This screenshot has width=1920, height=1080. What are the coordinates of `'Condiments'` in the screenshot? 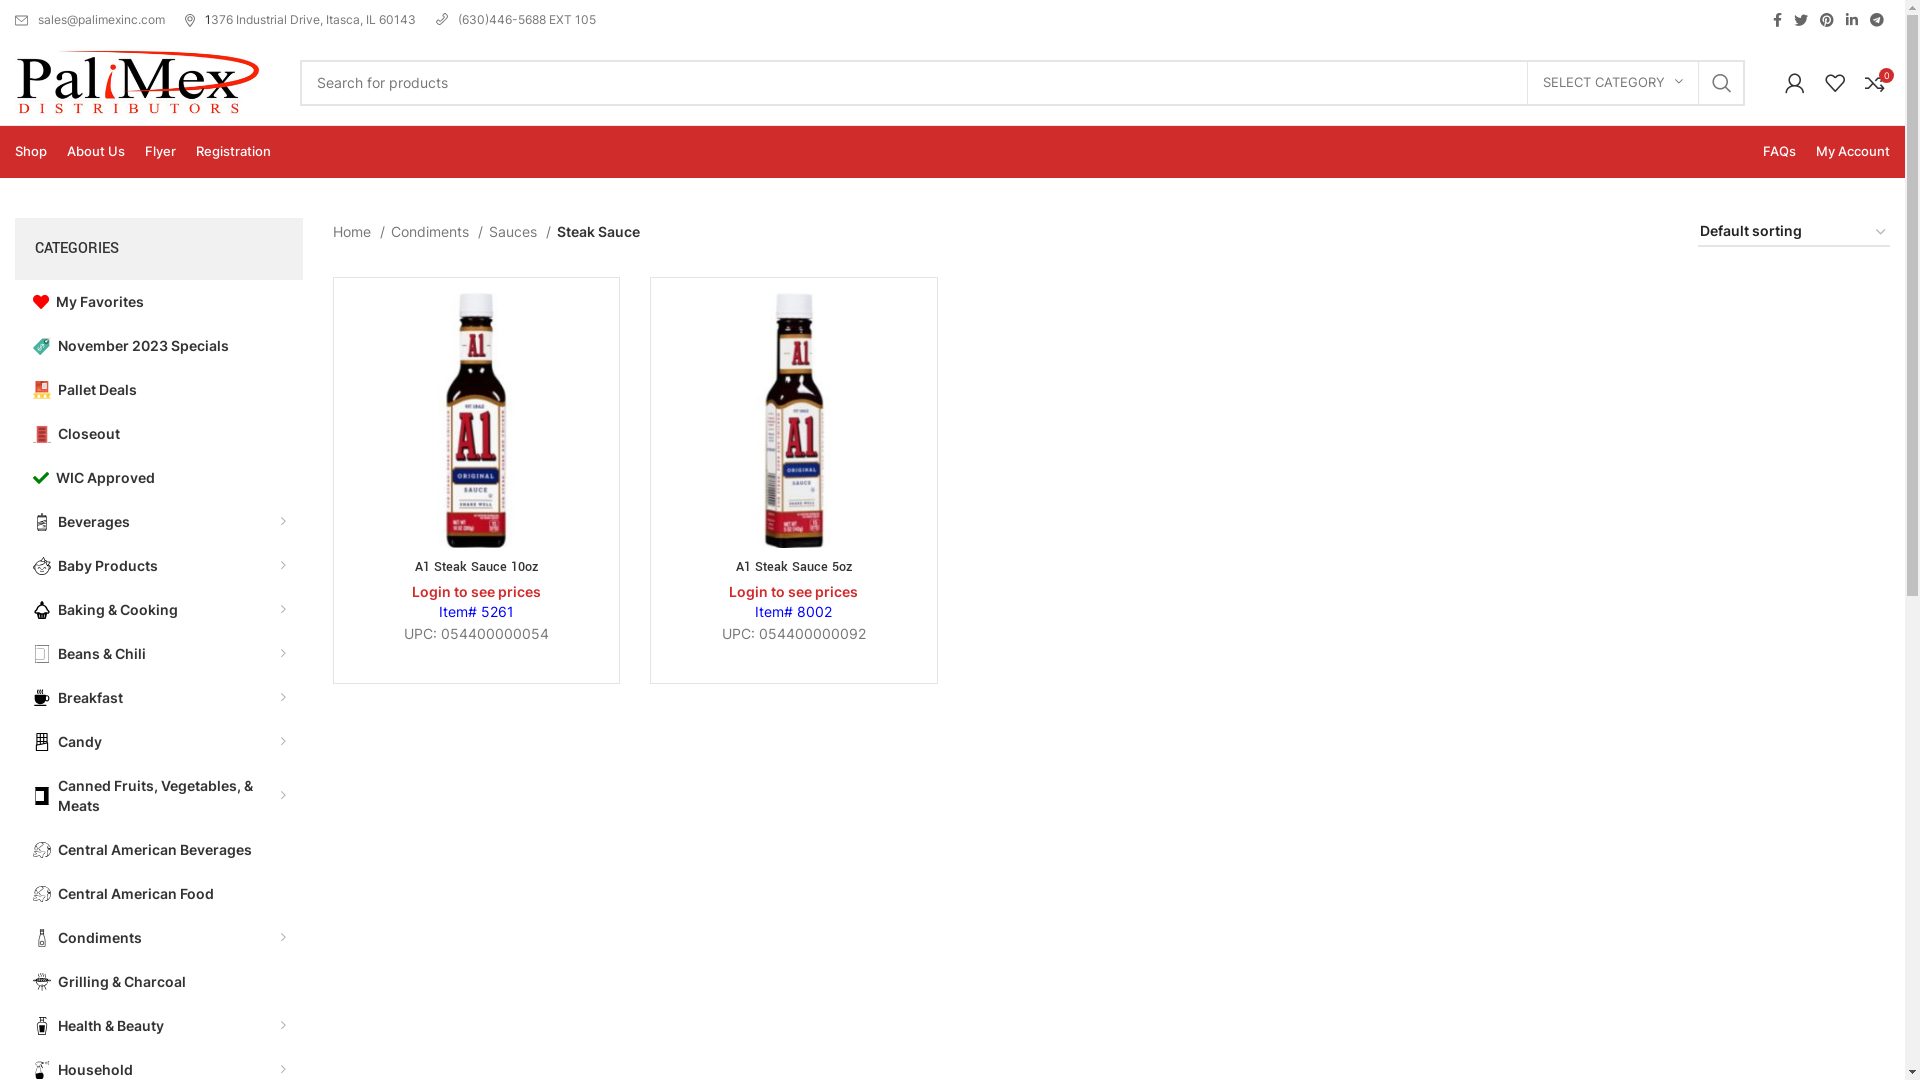 It's located at (435, 230).